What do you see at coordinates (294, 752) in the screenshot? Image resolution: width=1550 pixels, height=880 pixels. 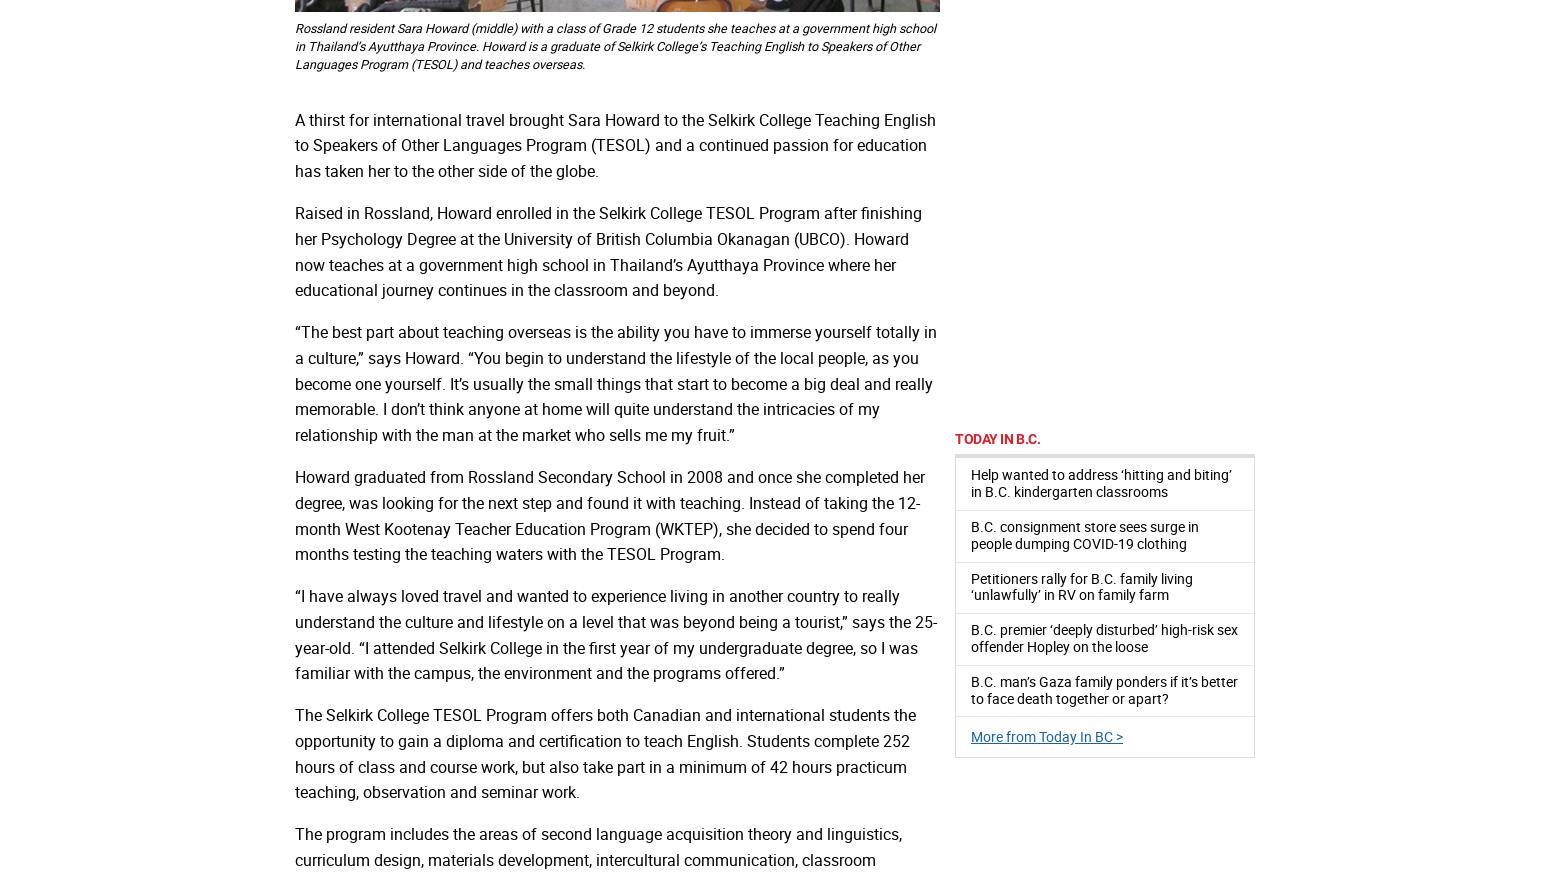 I see `'The Selkirk College TESOL Program offers both Canadian and international students the opportunity to gain a diploma and certification to teach English. Students complete 252 hours of class and course work, but also take part in a minimum of 42 hours practicum teaching, observation and seminar work.'` at bounding box center [294, 752].